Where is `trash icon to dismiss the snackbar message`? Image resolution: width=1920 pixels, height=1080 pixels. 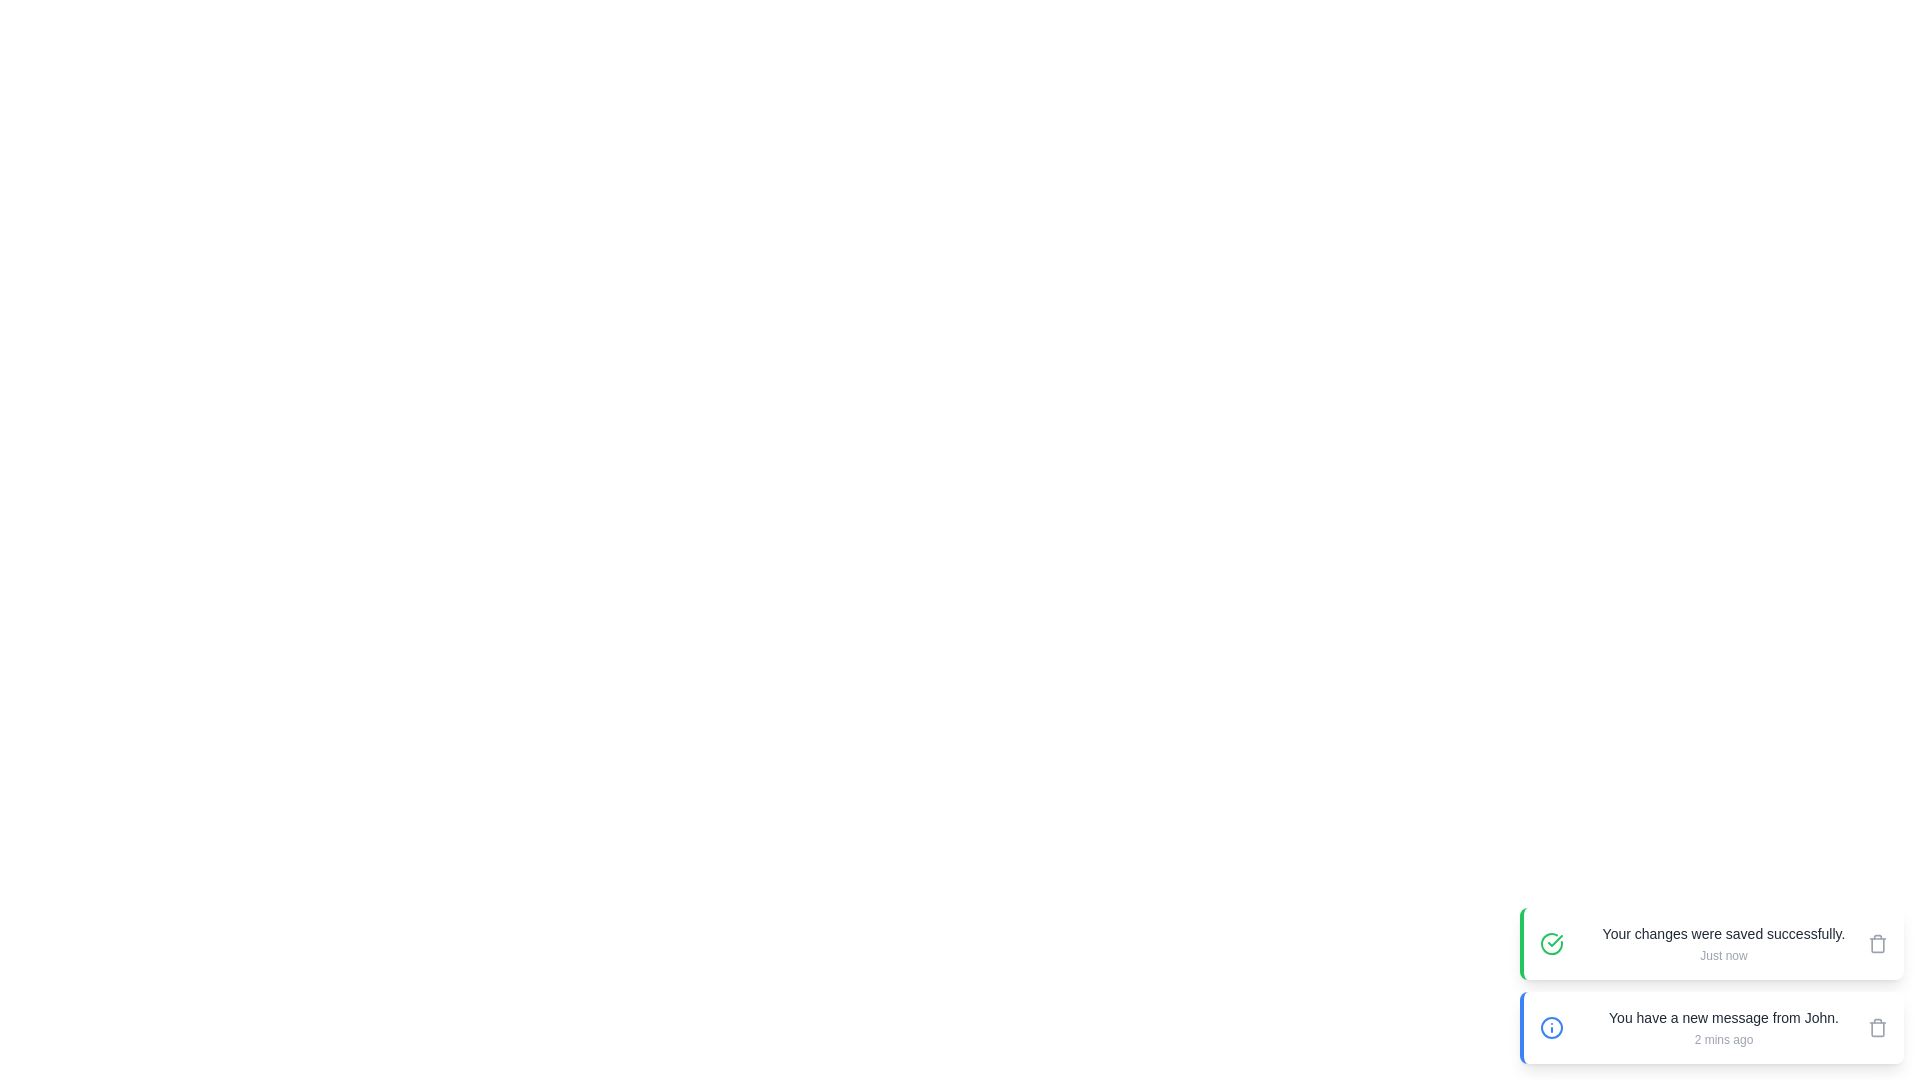
trash icon to dismiss the snackbar message is located at coordinates (1876, 944).